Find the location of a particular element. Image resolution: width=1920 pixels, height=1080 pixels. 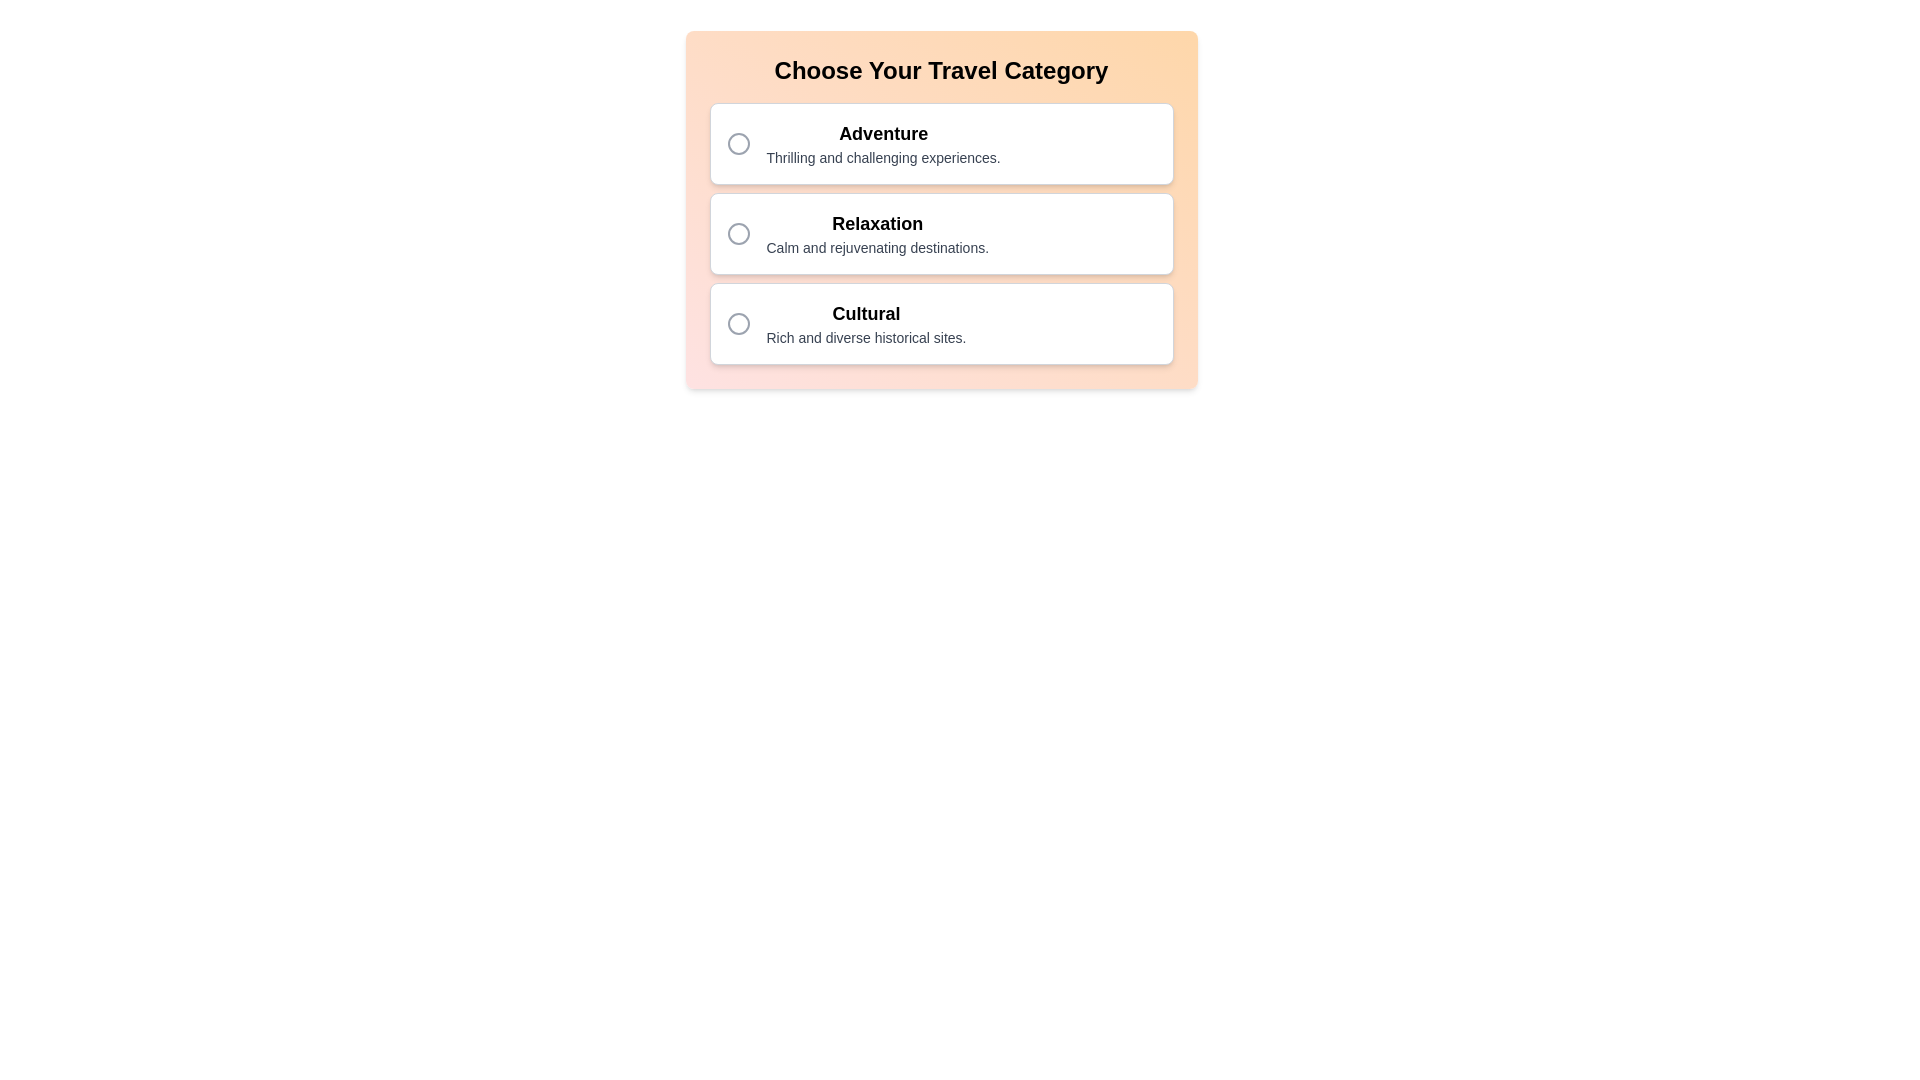

the radio button located at the leftmost part of the 'Relaxation' card to receive a visual indication of interactivity is located at coordinates (737, 233).